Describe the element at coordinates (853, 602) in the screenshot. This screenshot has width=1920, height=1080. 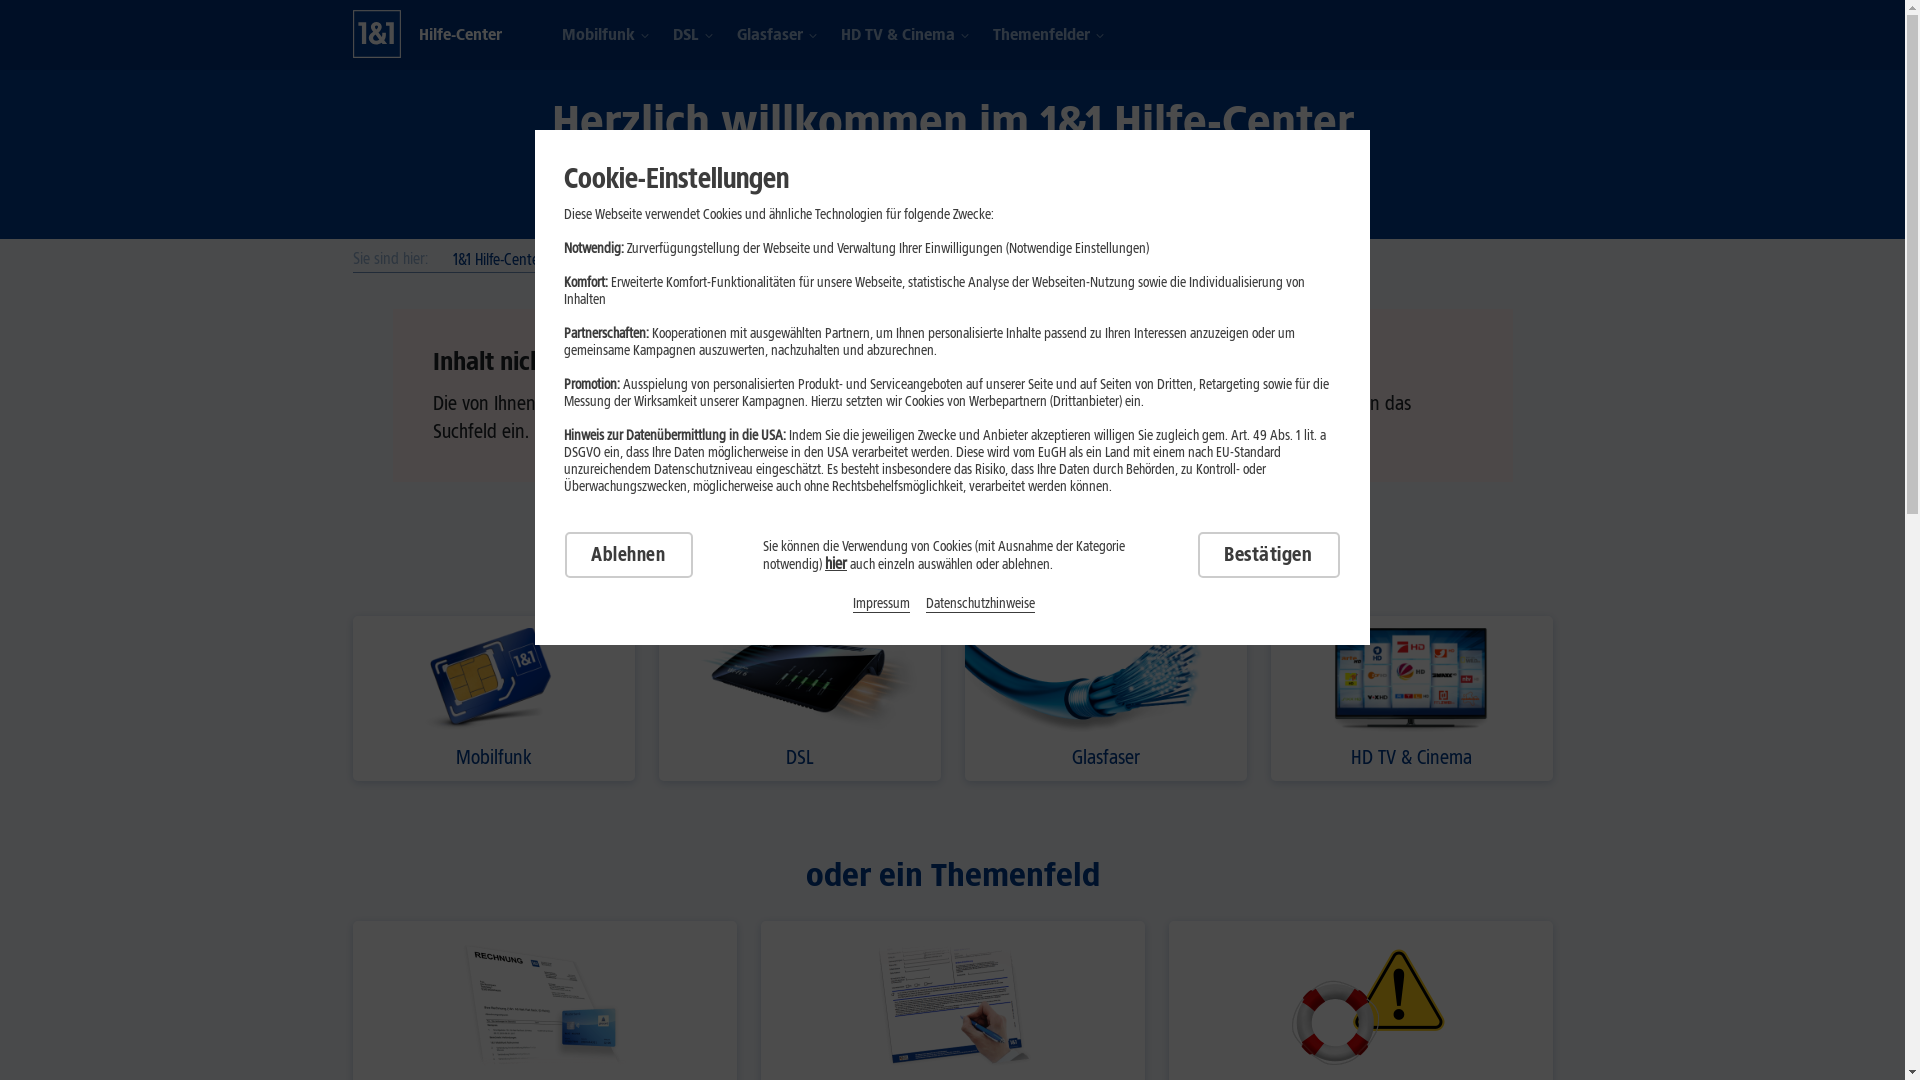
I see `'Impressum'` at that location.